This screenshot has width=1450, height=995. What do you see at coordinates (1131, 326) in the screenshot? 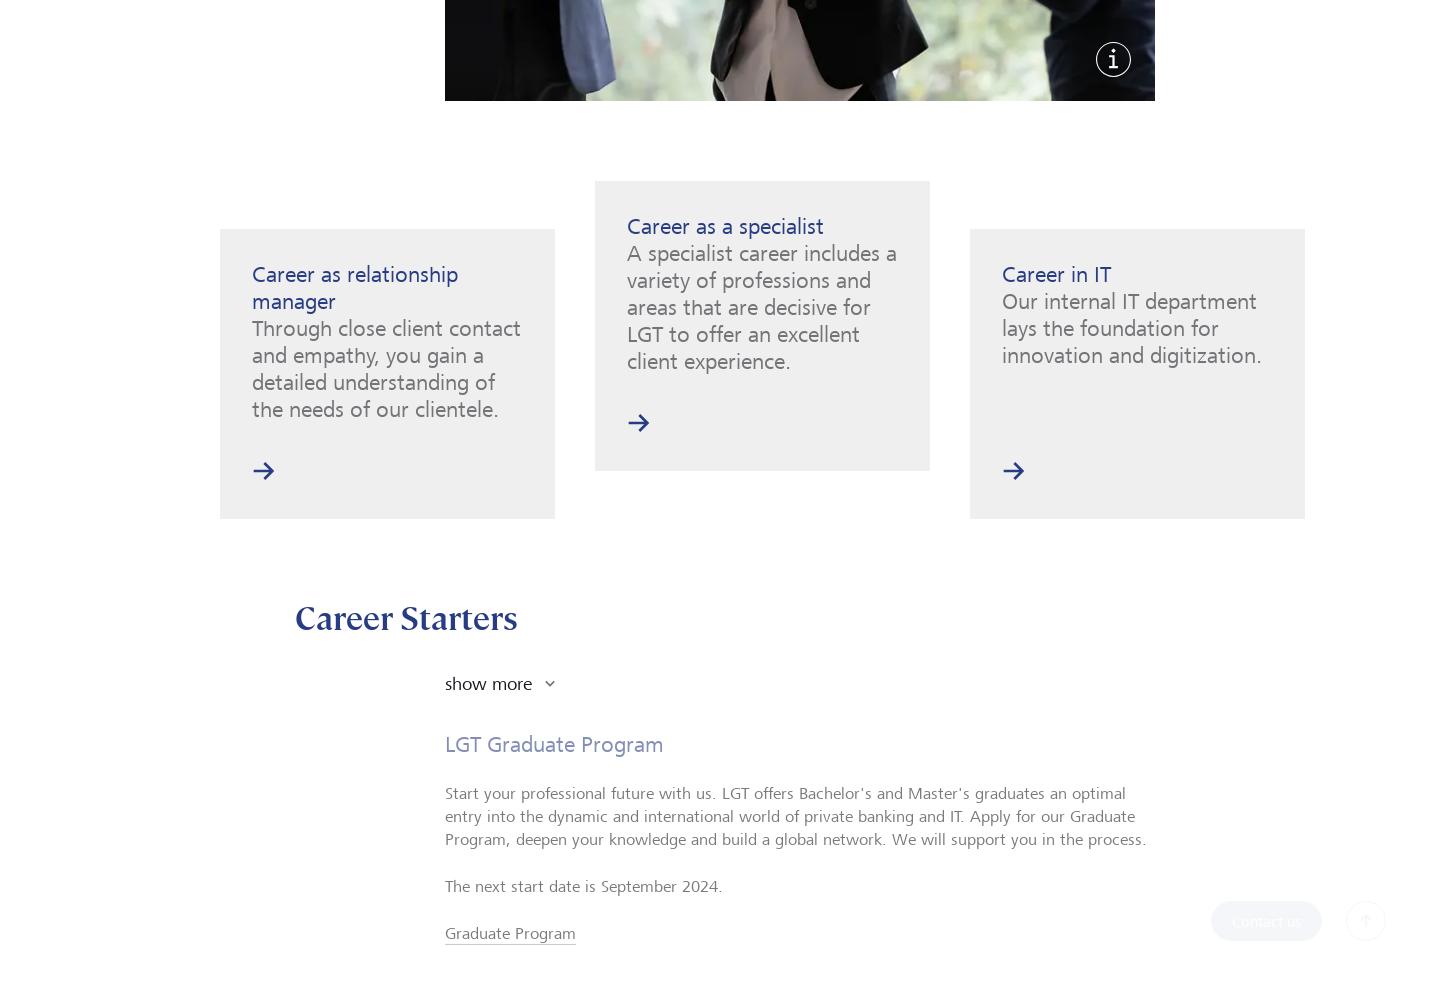
I see `'Our internal IT department lays the foundation for innovation and digitization.'` at bounding box center [1131, 326].